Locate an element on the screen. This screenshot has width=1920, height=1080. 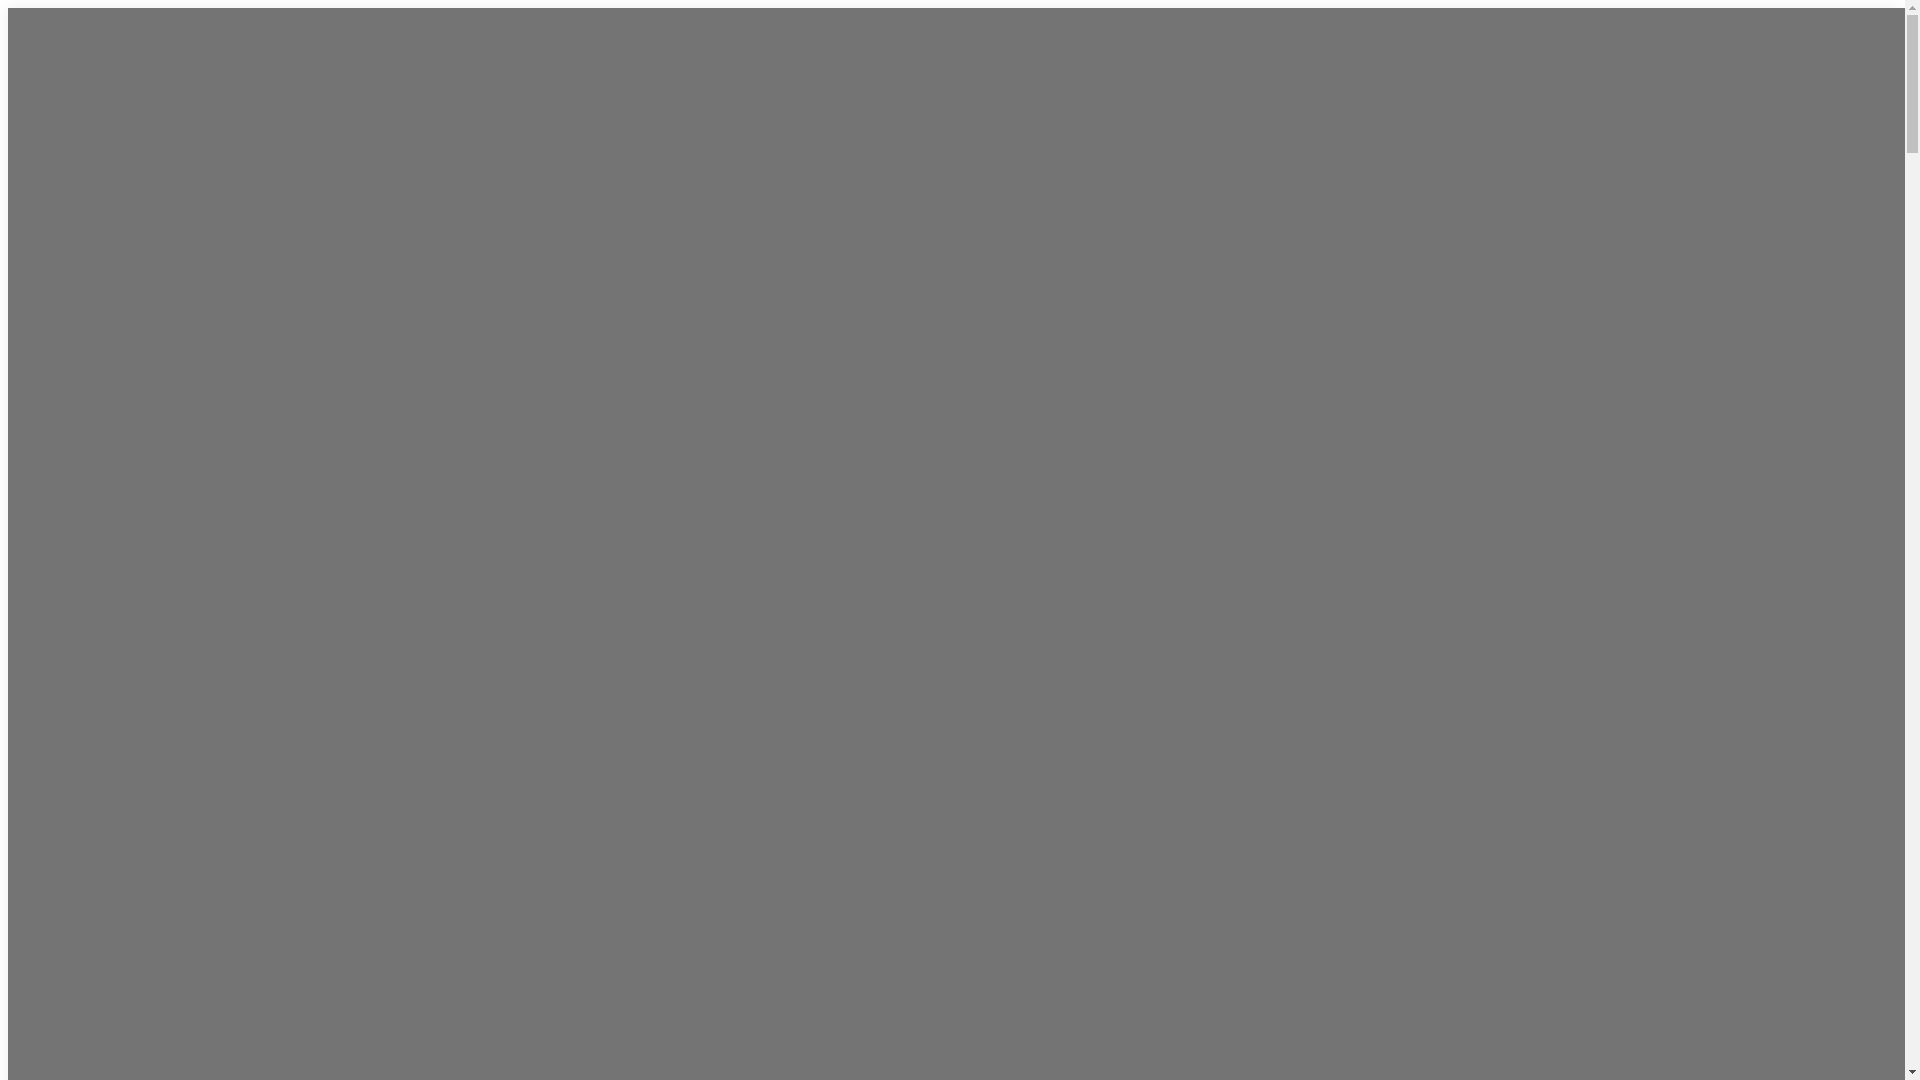
'Compulsory Acquisition and Just Terms Compensation' is located at coordinates (939, 250).